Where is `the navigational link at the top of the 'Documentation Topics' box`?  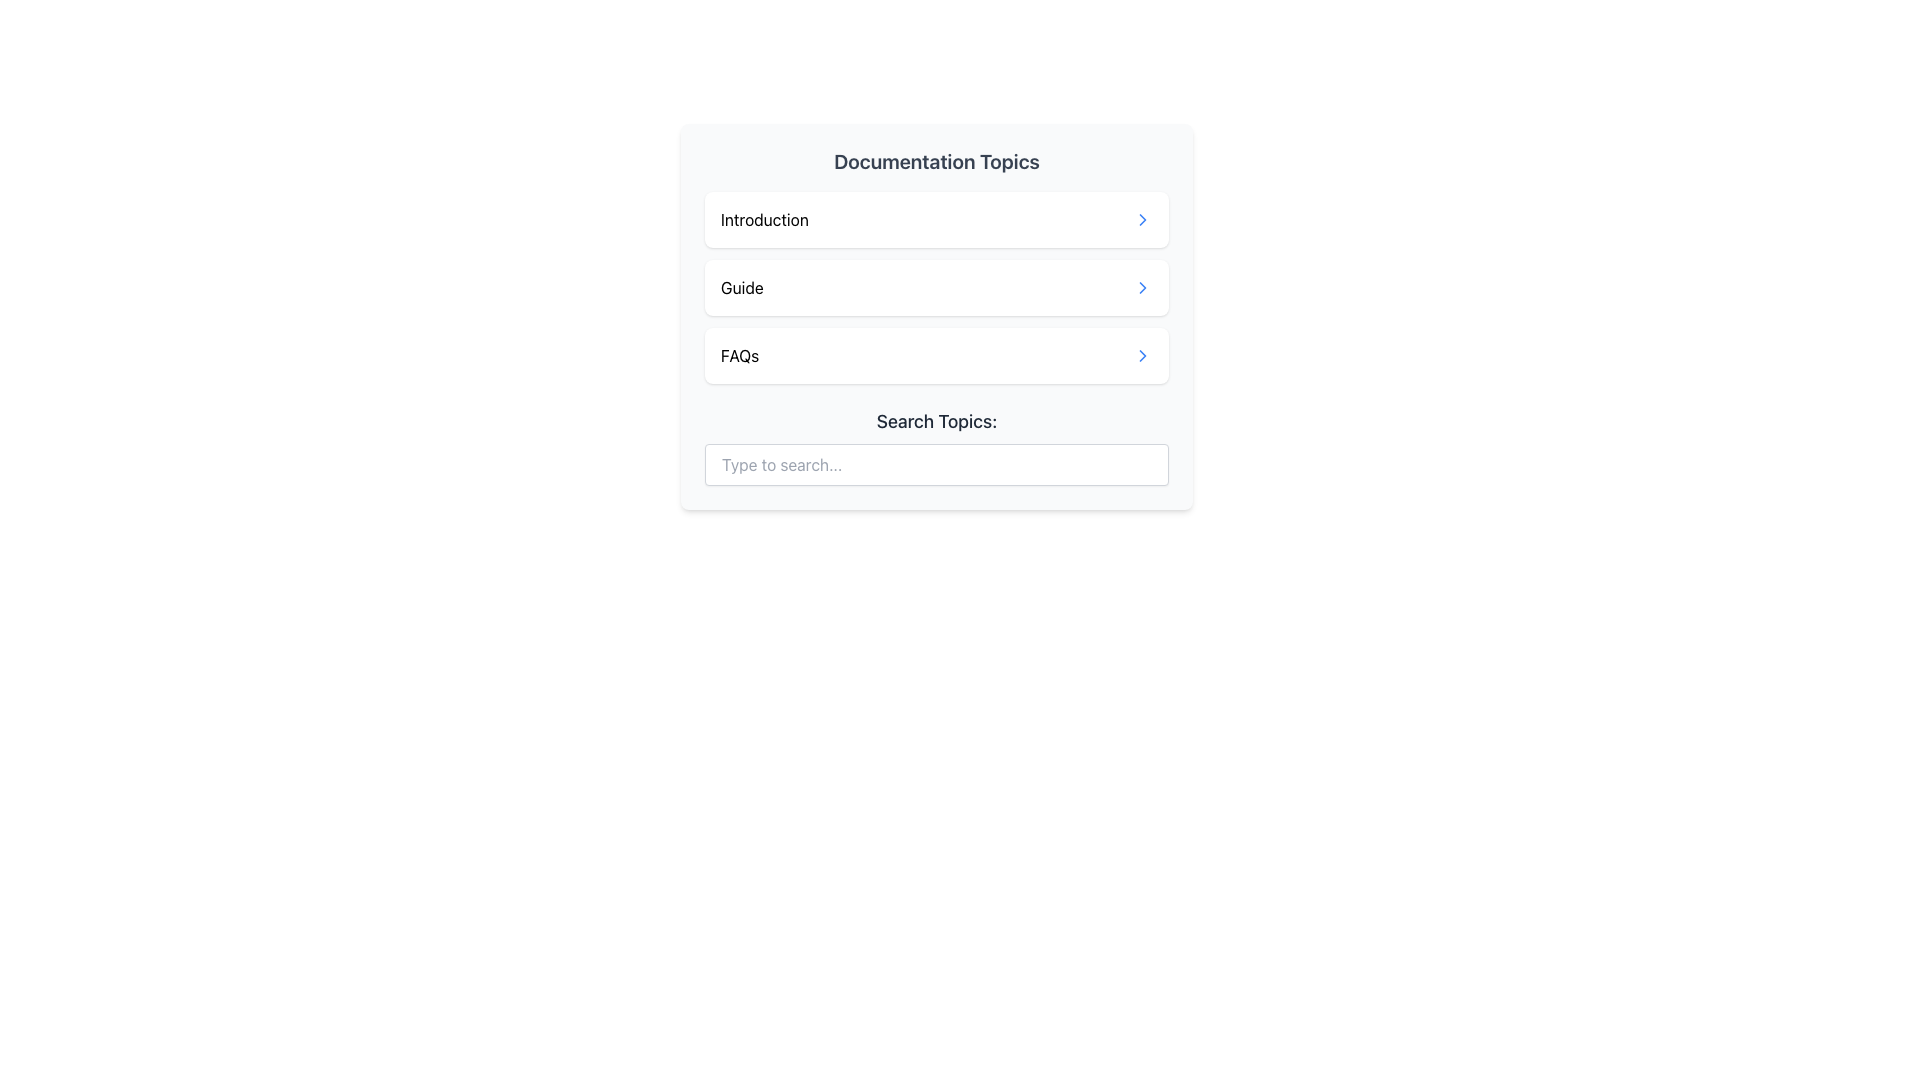
the navigational link at the top of the 'Documentation Topics' box is located at coordinates (935, 219).